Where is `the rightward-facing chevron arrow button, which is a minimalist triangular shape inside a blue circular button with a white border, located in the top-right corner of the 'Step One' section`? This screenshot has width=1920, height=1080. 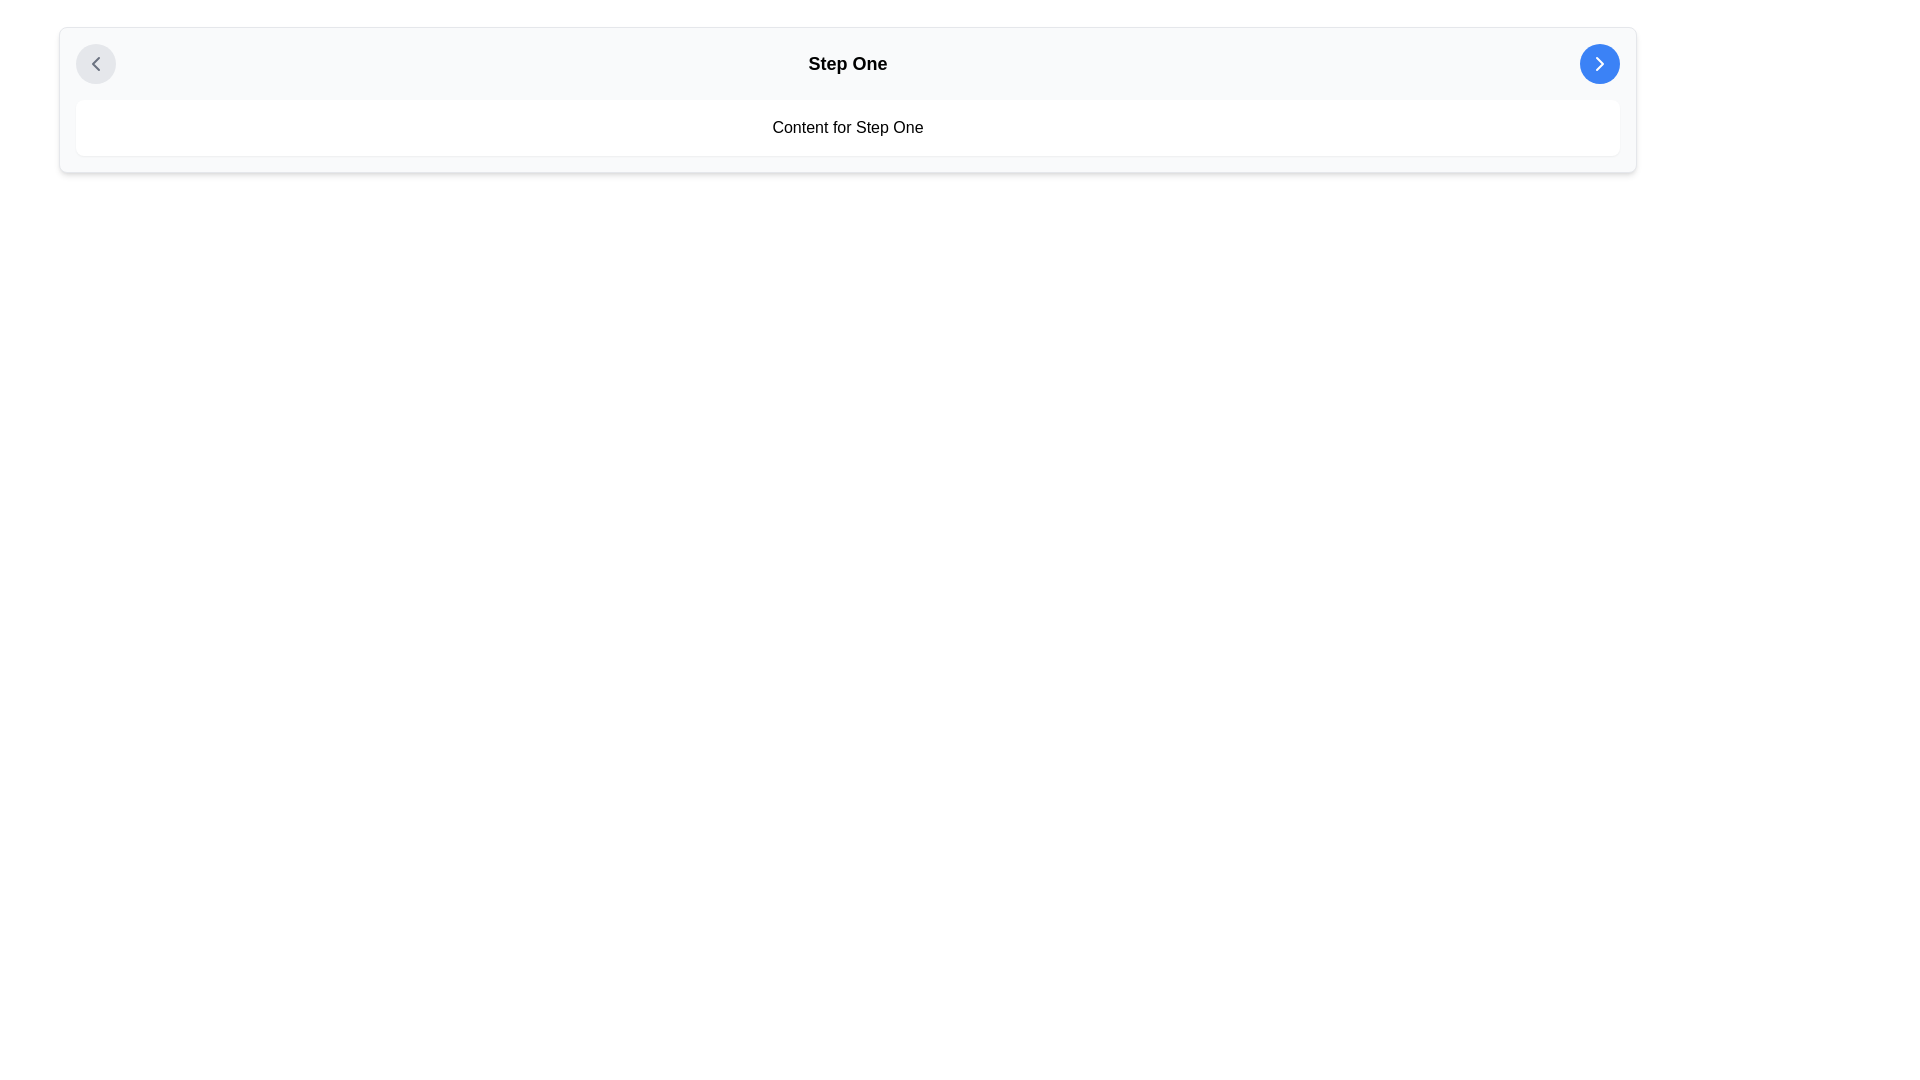
the rightward-facing chevron arrow button, which is a minimalist triangular shape inside a blue circular button with a white border, located in the top-right corner of the 'Step One' section is located at coordinates (1598, 63).